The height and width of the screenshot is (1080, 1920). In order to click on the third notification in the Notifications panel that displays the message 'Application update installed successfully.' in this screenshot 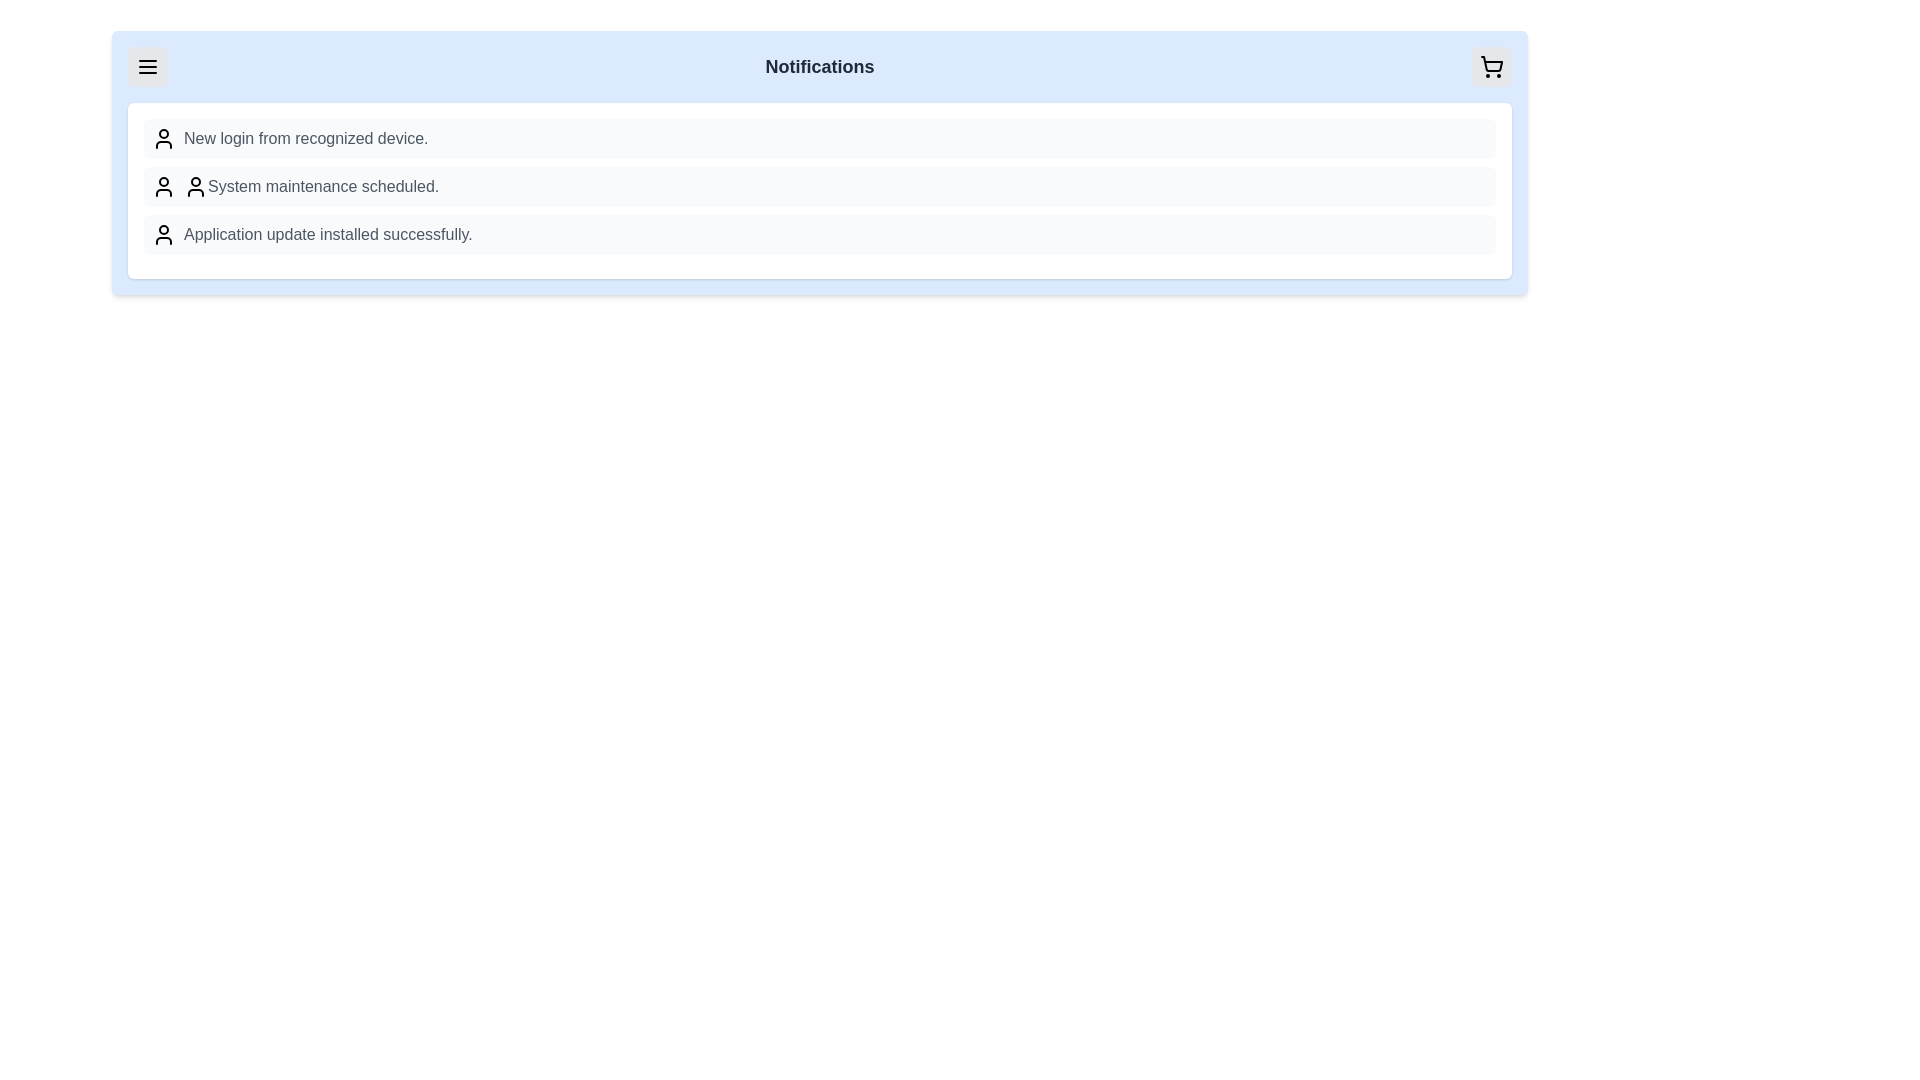, I will do `click(820, 234)`.